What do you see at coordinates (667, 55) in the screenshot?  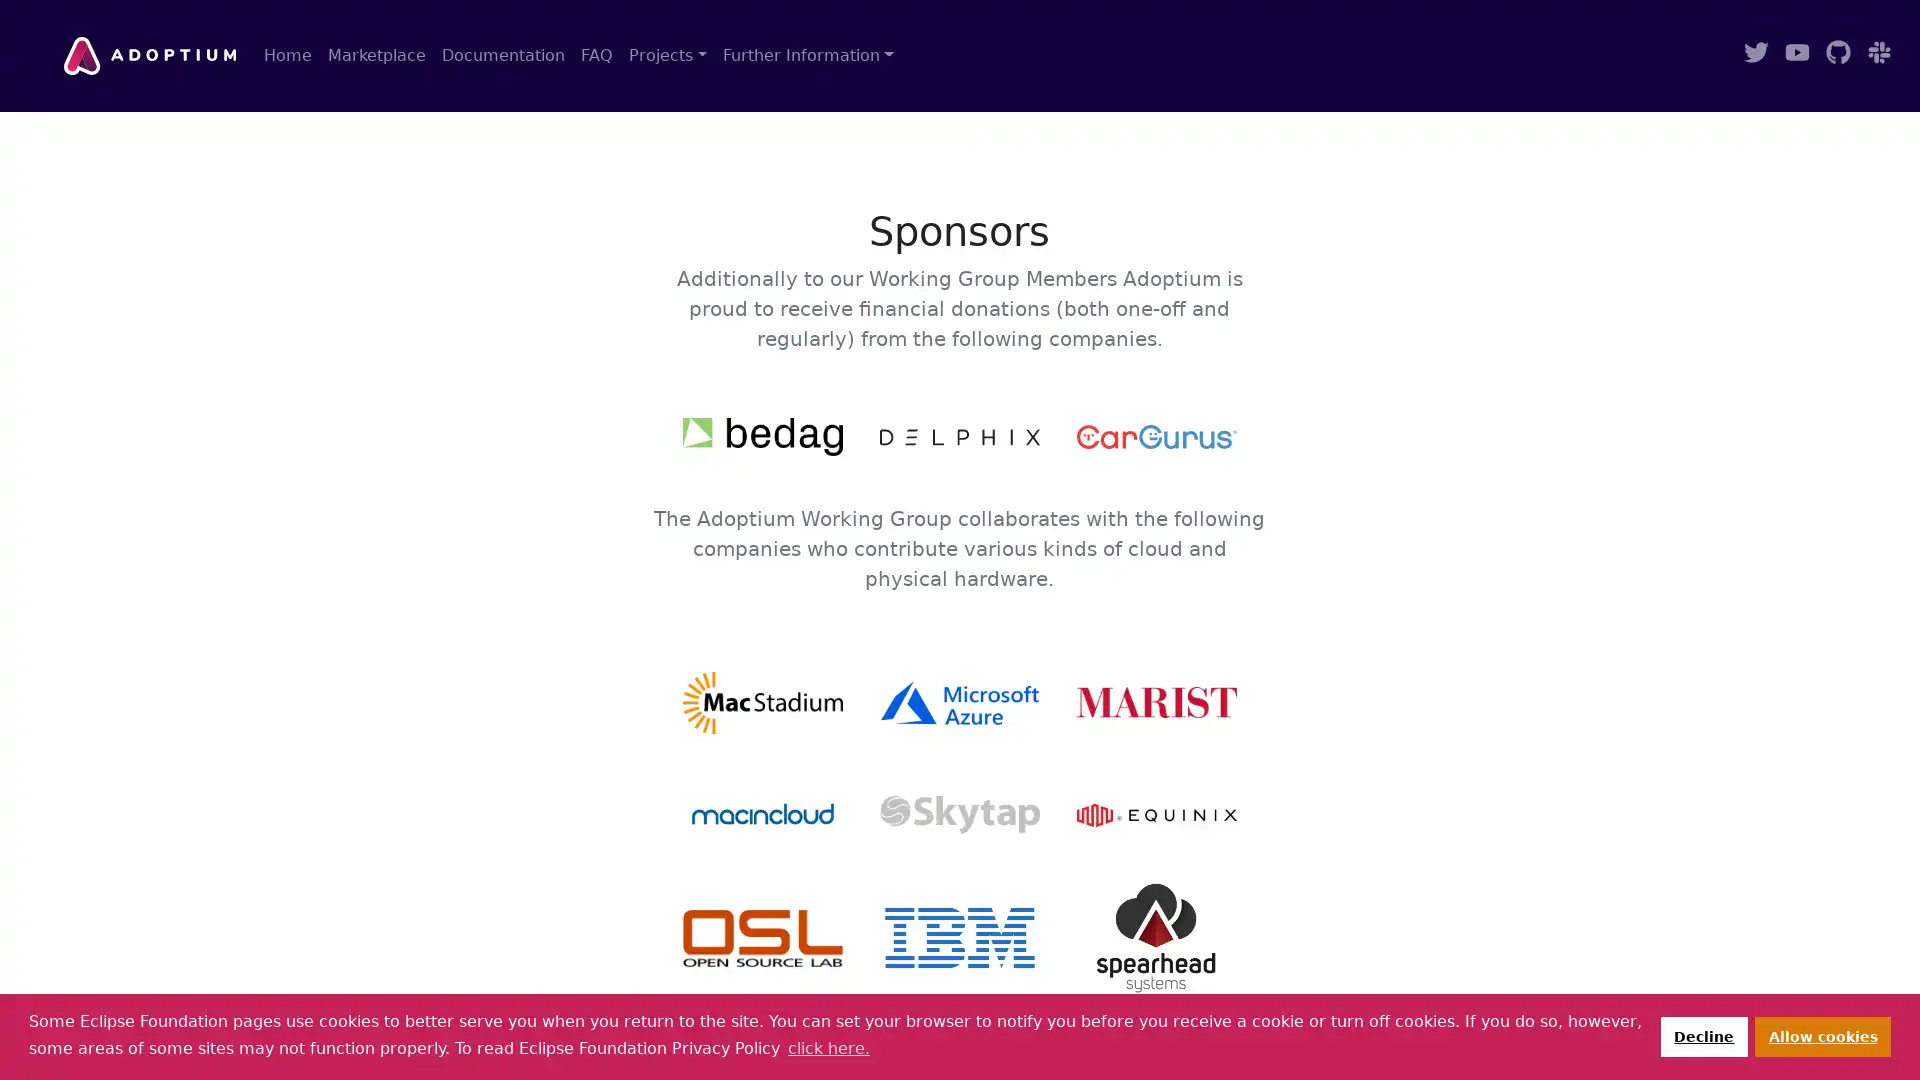 I see `Projects` at bounding box center [667, 55].